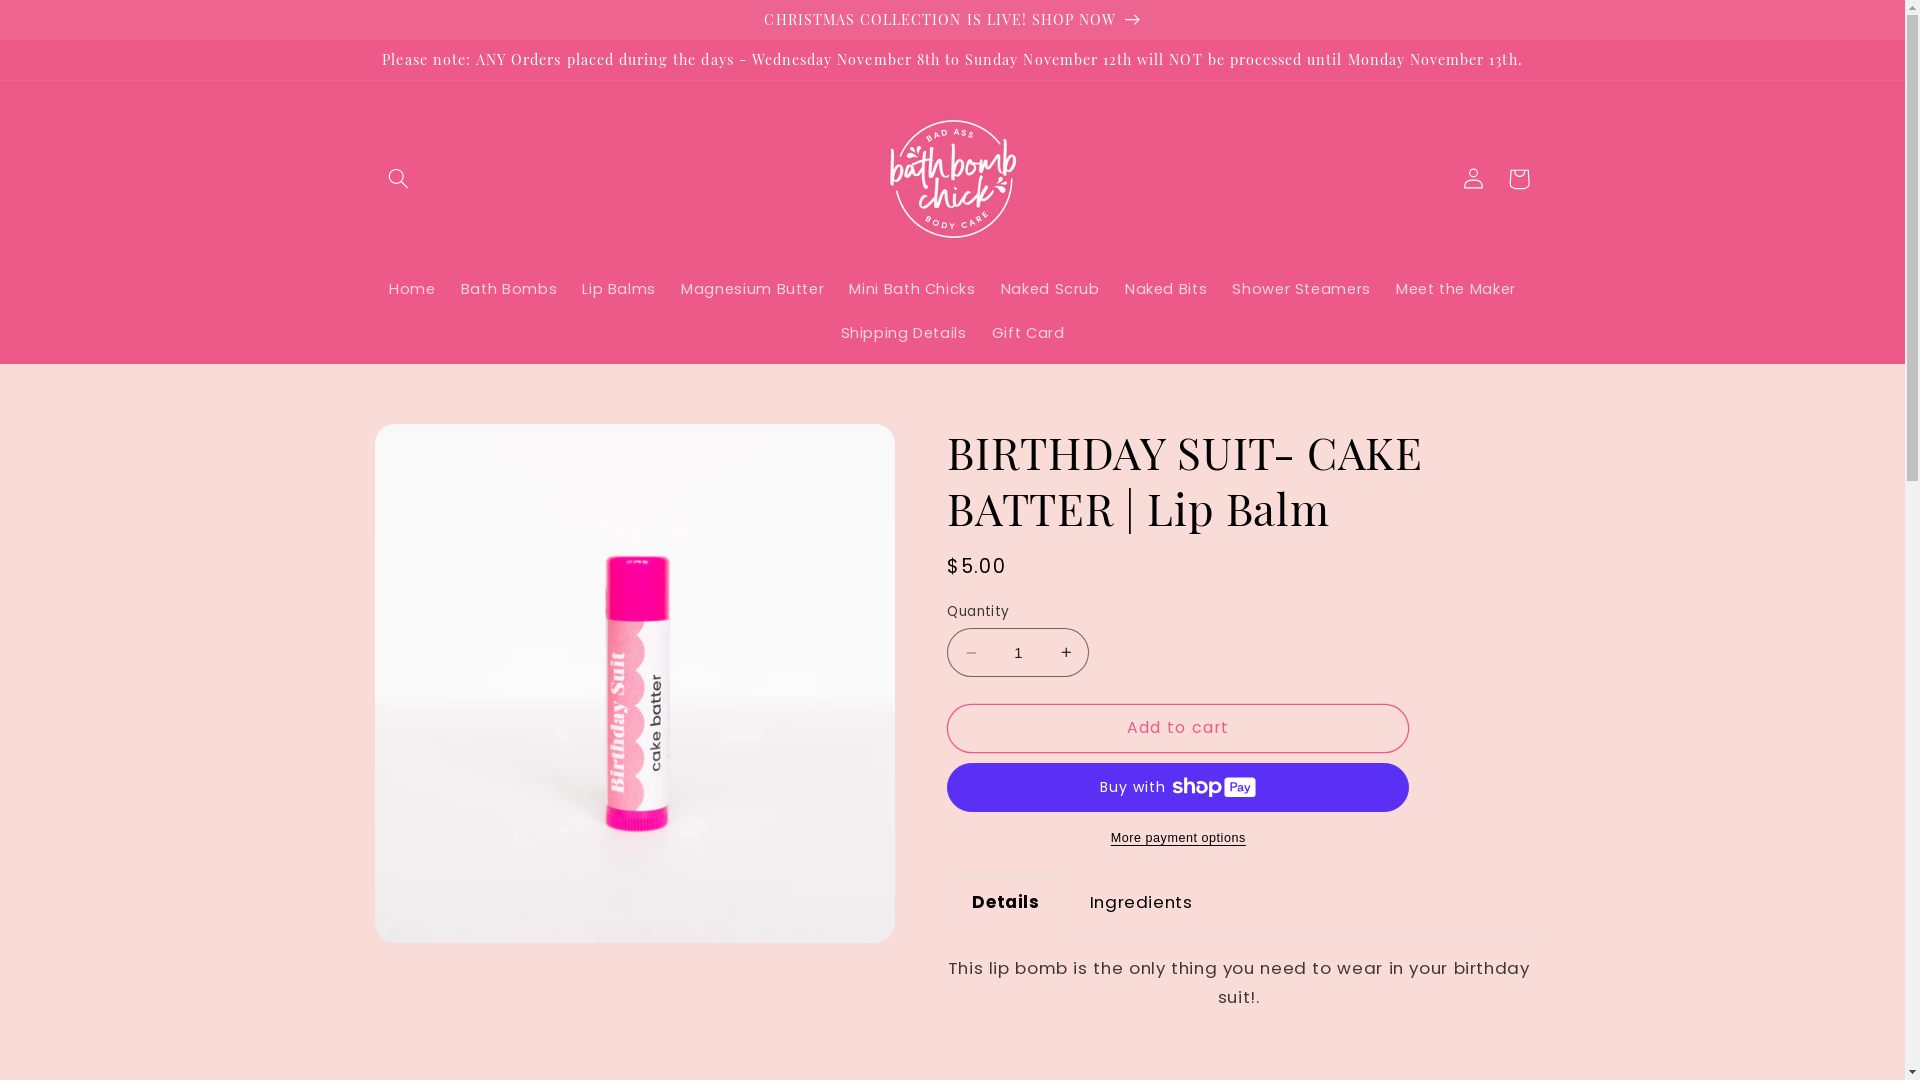 The height and width of the screenshot is (1080, 1920). What do you see at coordinates (979, 333) in the screenshot?
I see `'Gift Card'` at bounding box center [979, 333].